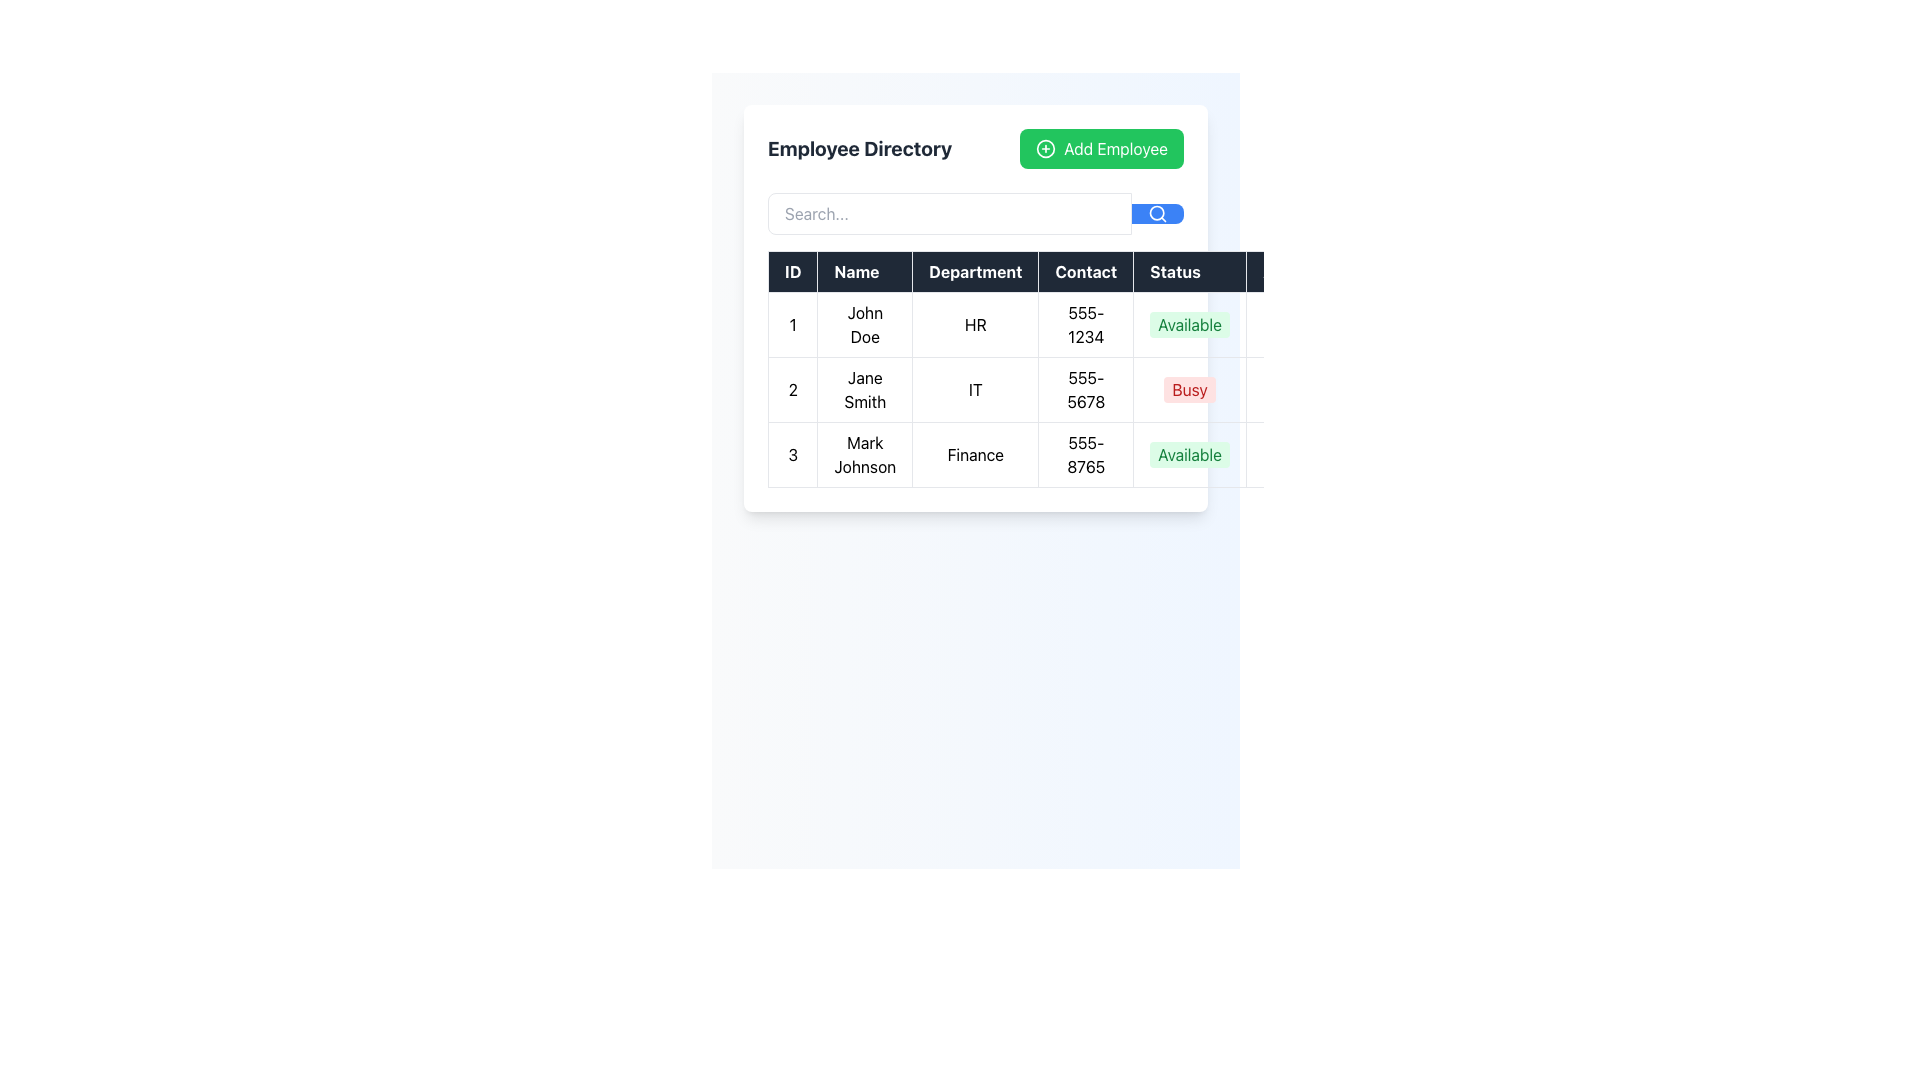 This screenshot has width=1920, height=1080. What do you see at coordinates (792, 323) in the screenshot?
I see `the Text Display element that shows the ID number of the first employee in the table, located at the first cell of the first row under the 'ID' column header` at bounding box center [792, 323].